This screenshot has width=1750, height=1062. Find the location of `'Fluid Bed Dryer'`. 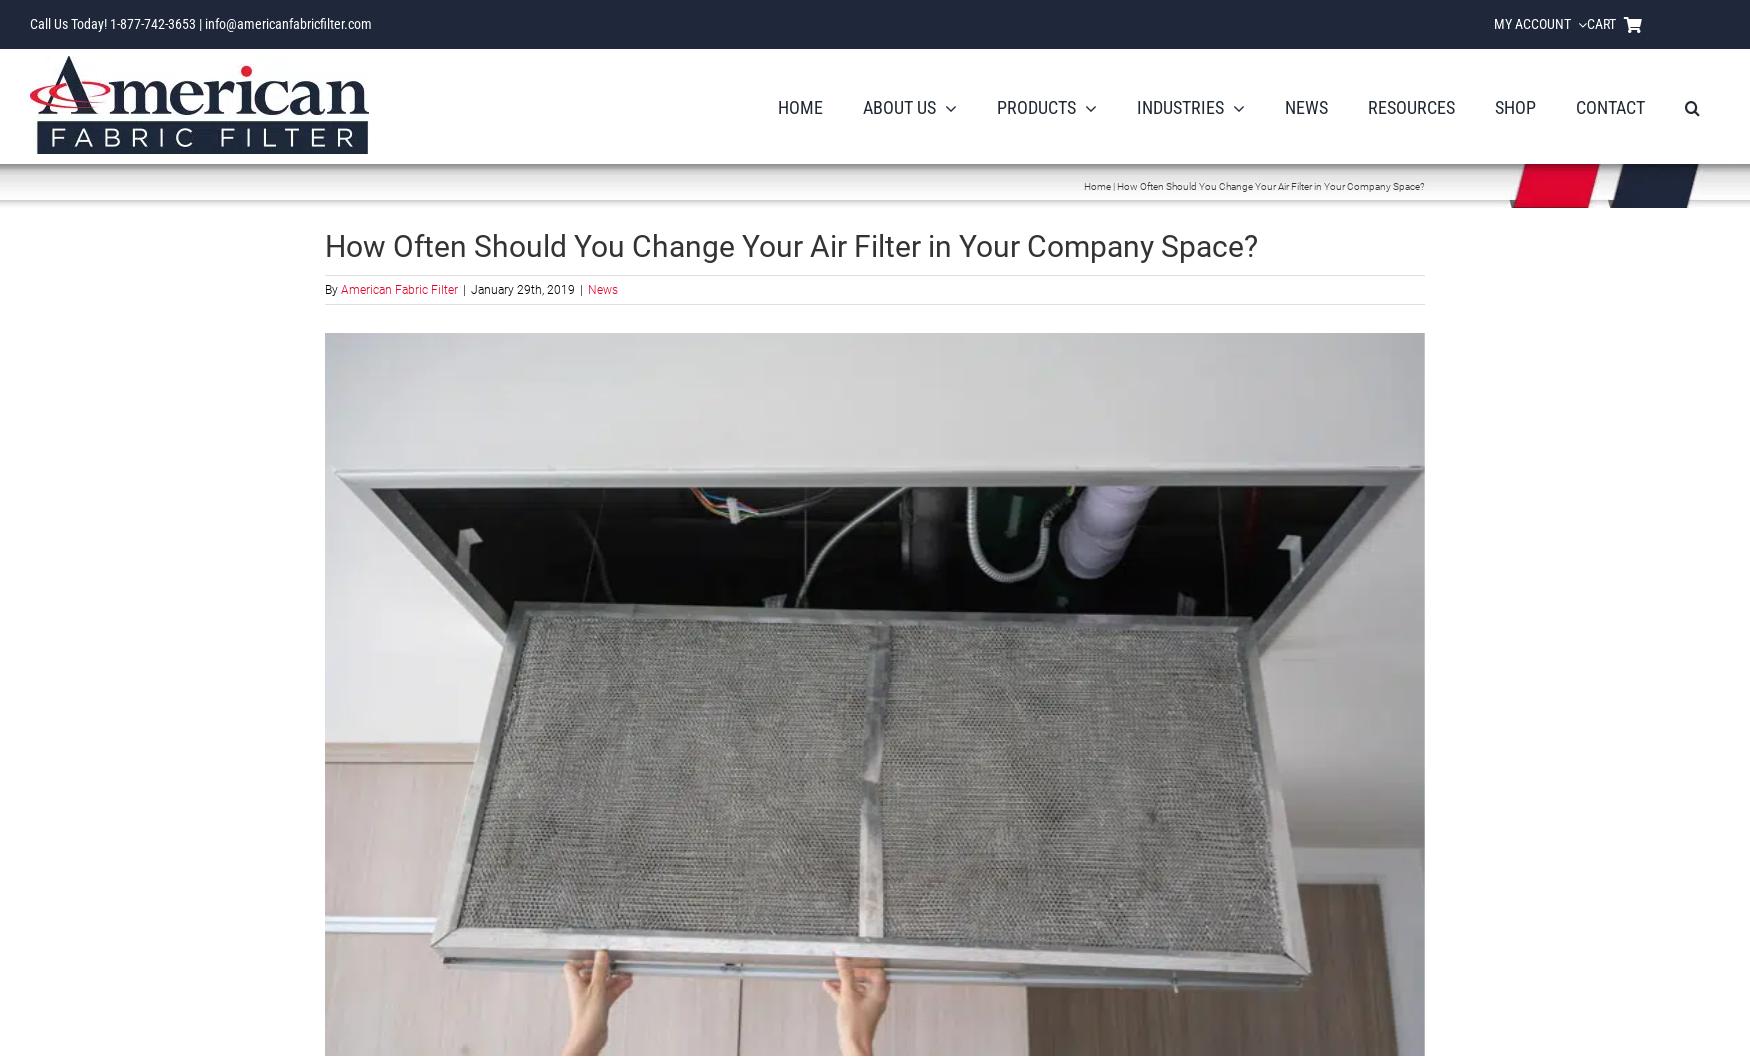

'Fluid Bed Dryer' is located at coordinates (212, 584).